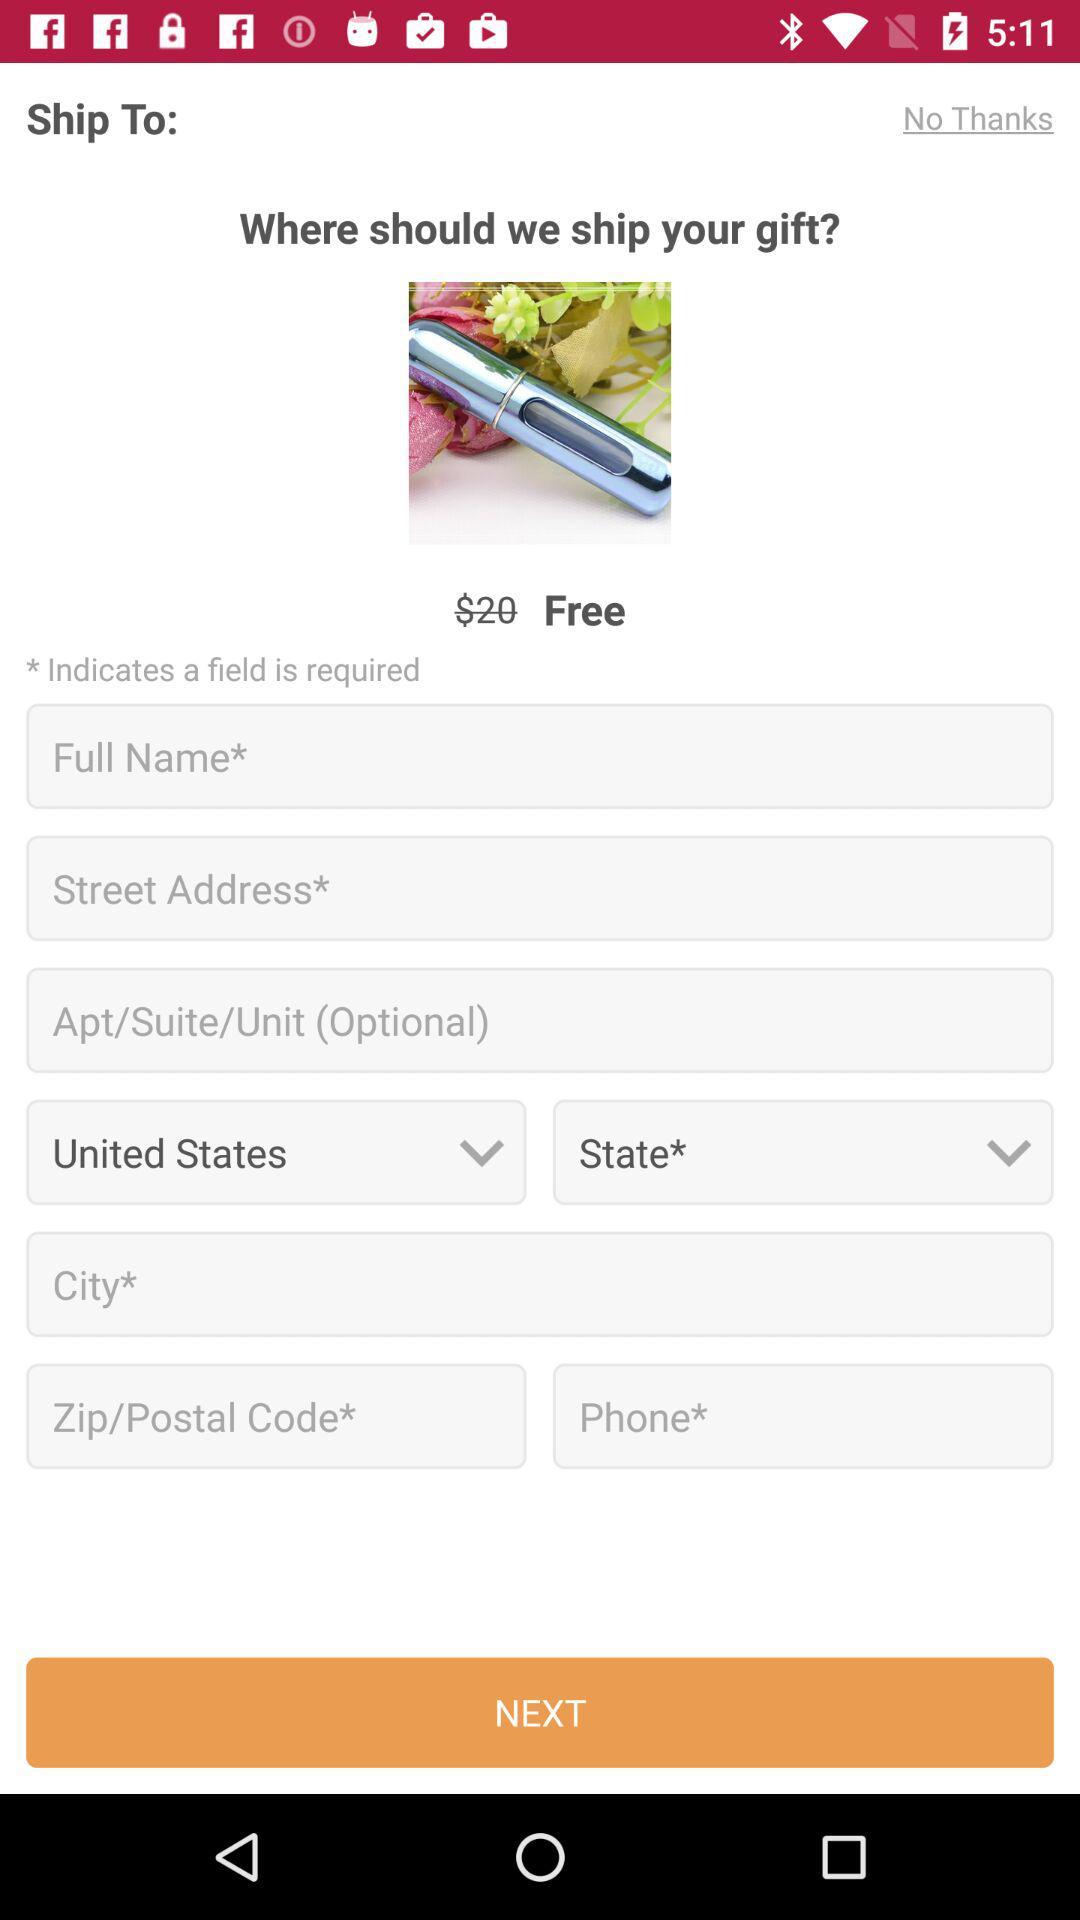 The image size is (1080, 1920). What do you see at coordinates (276, 1415) in the screenshot?
I see `application form the article` at bounding box center [276, 1415].